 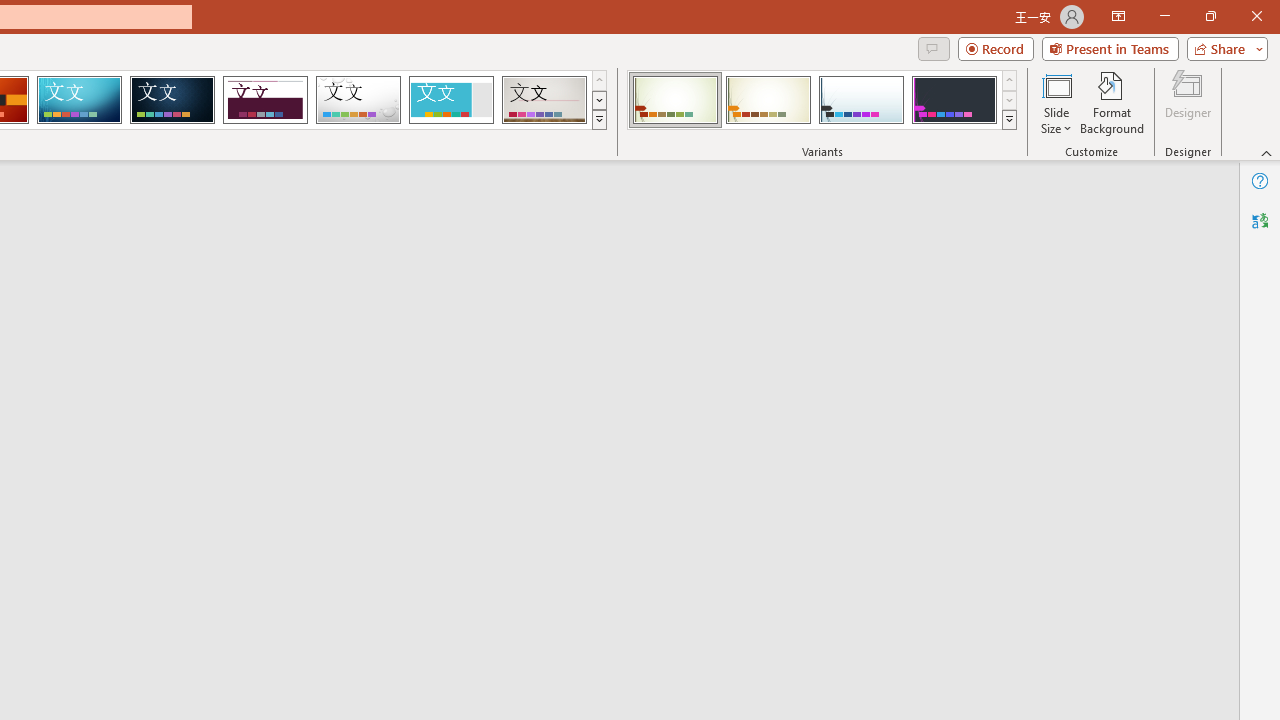 What do you see at coordinates (79, 100) in the screenshot?
I see `'Circuit'` at bounding box center [79, 100].